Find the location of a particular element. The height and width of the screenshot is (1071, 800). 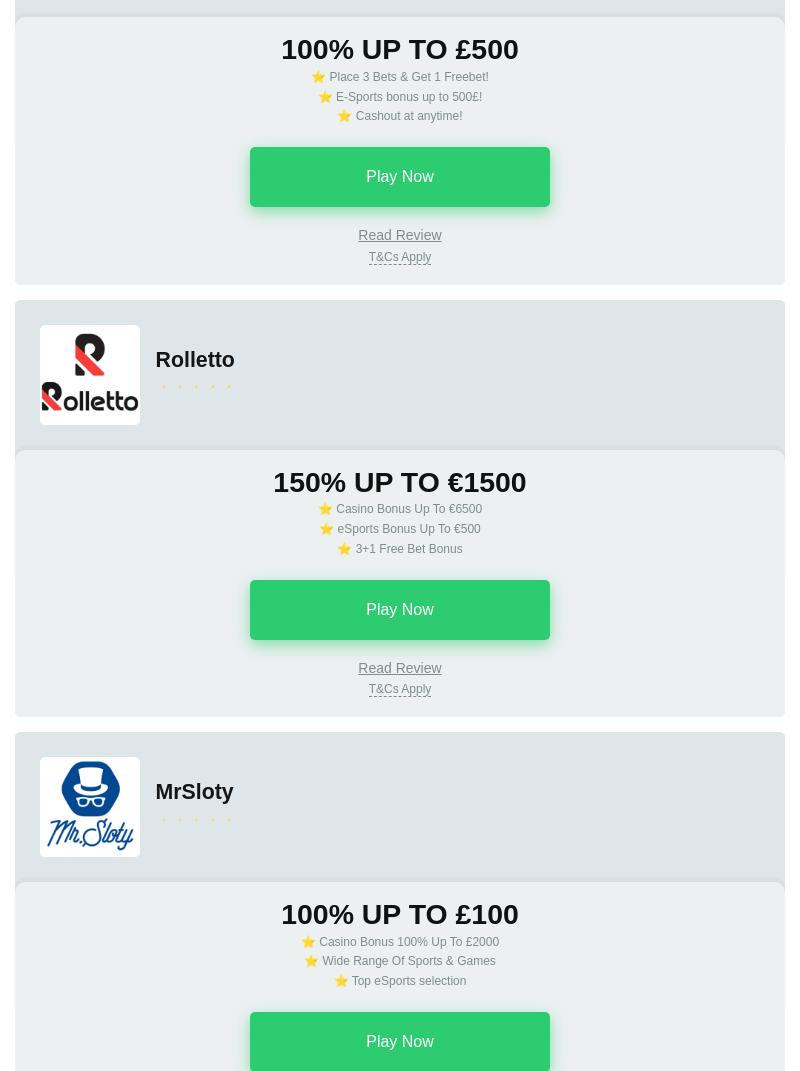

'⭐ eSports Bonus Up To €500' is located at coordinates (398, 527).